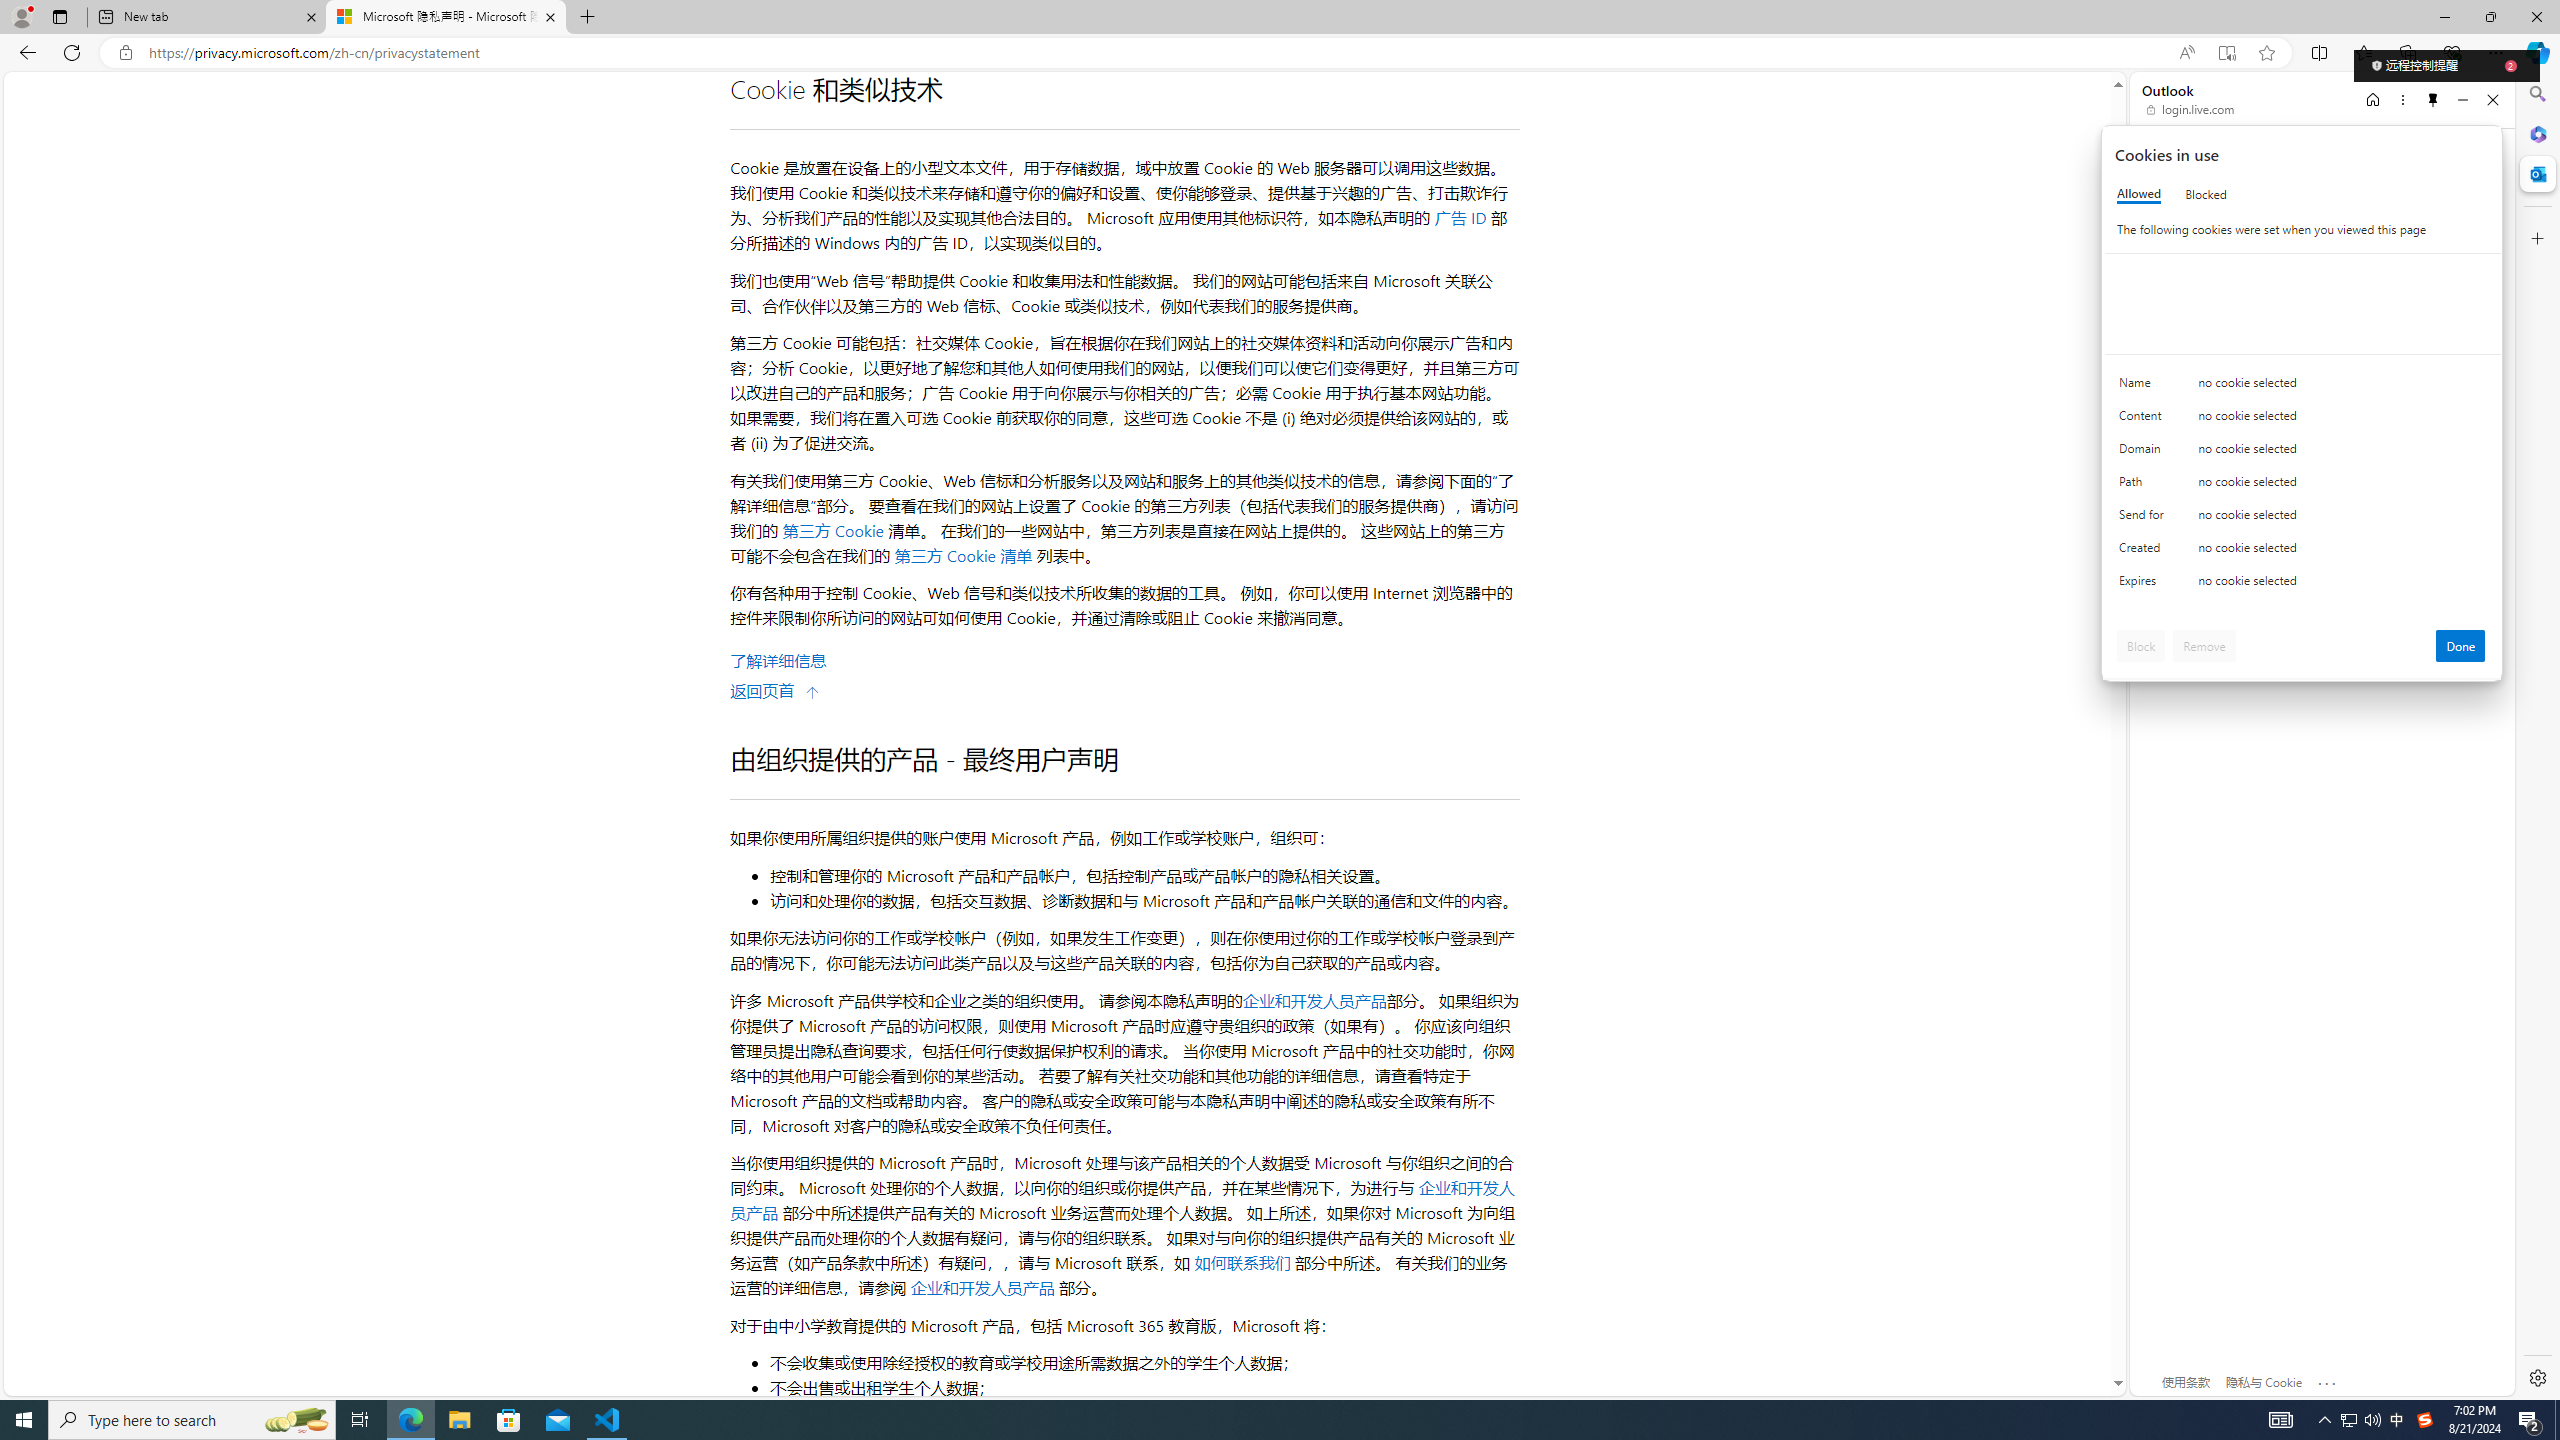 The width and height of the screenshot is (2560, 1440). What do you see at coordinates (2144, 551) in the screenshot?
I see `'Created'` at bounding box center [2144, 551].